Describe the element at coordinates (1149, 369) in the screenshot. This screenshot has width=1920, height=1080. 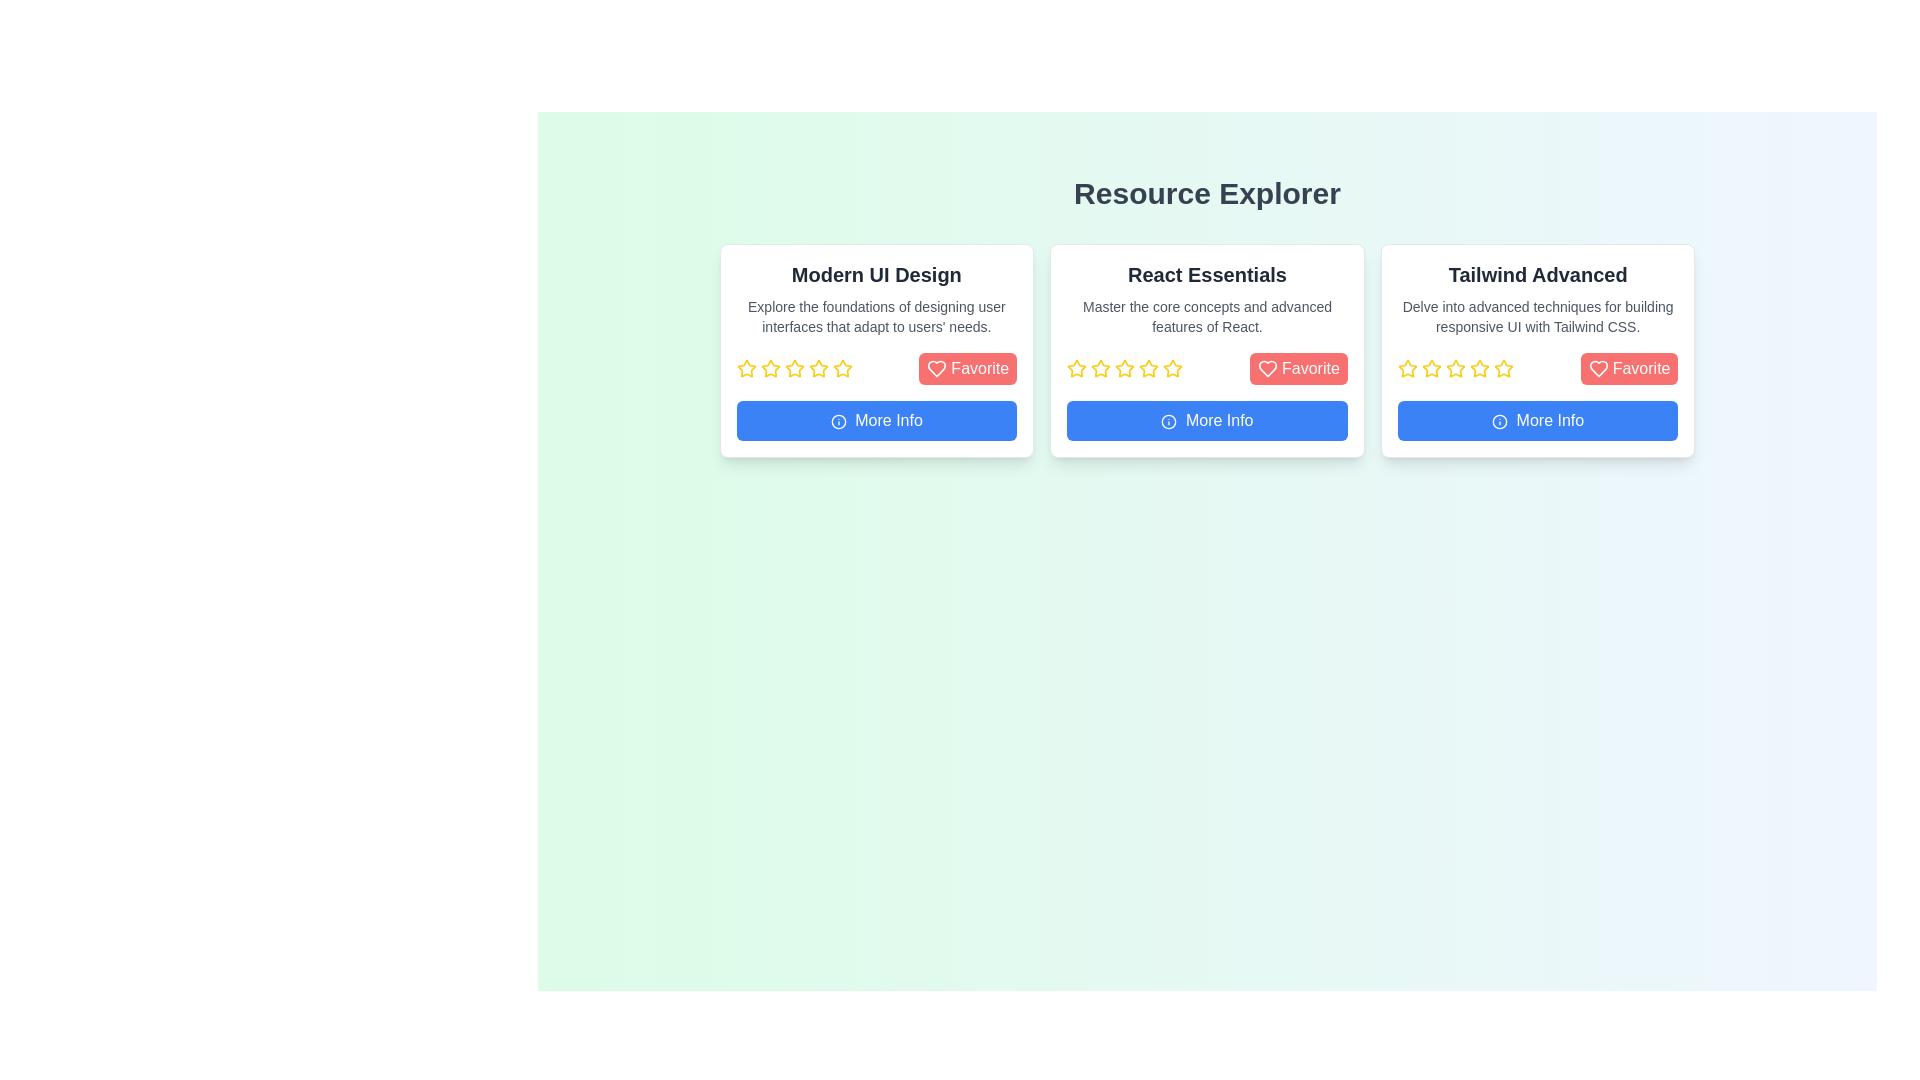
I see `the fifth star icon in the visual rating system of the 'React Essentials' card to interact with the rating value` at that location.